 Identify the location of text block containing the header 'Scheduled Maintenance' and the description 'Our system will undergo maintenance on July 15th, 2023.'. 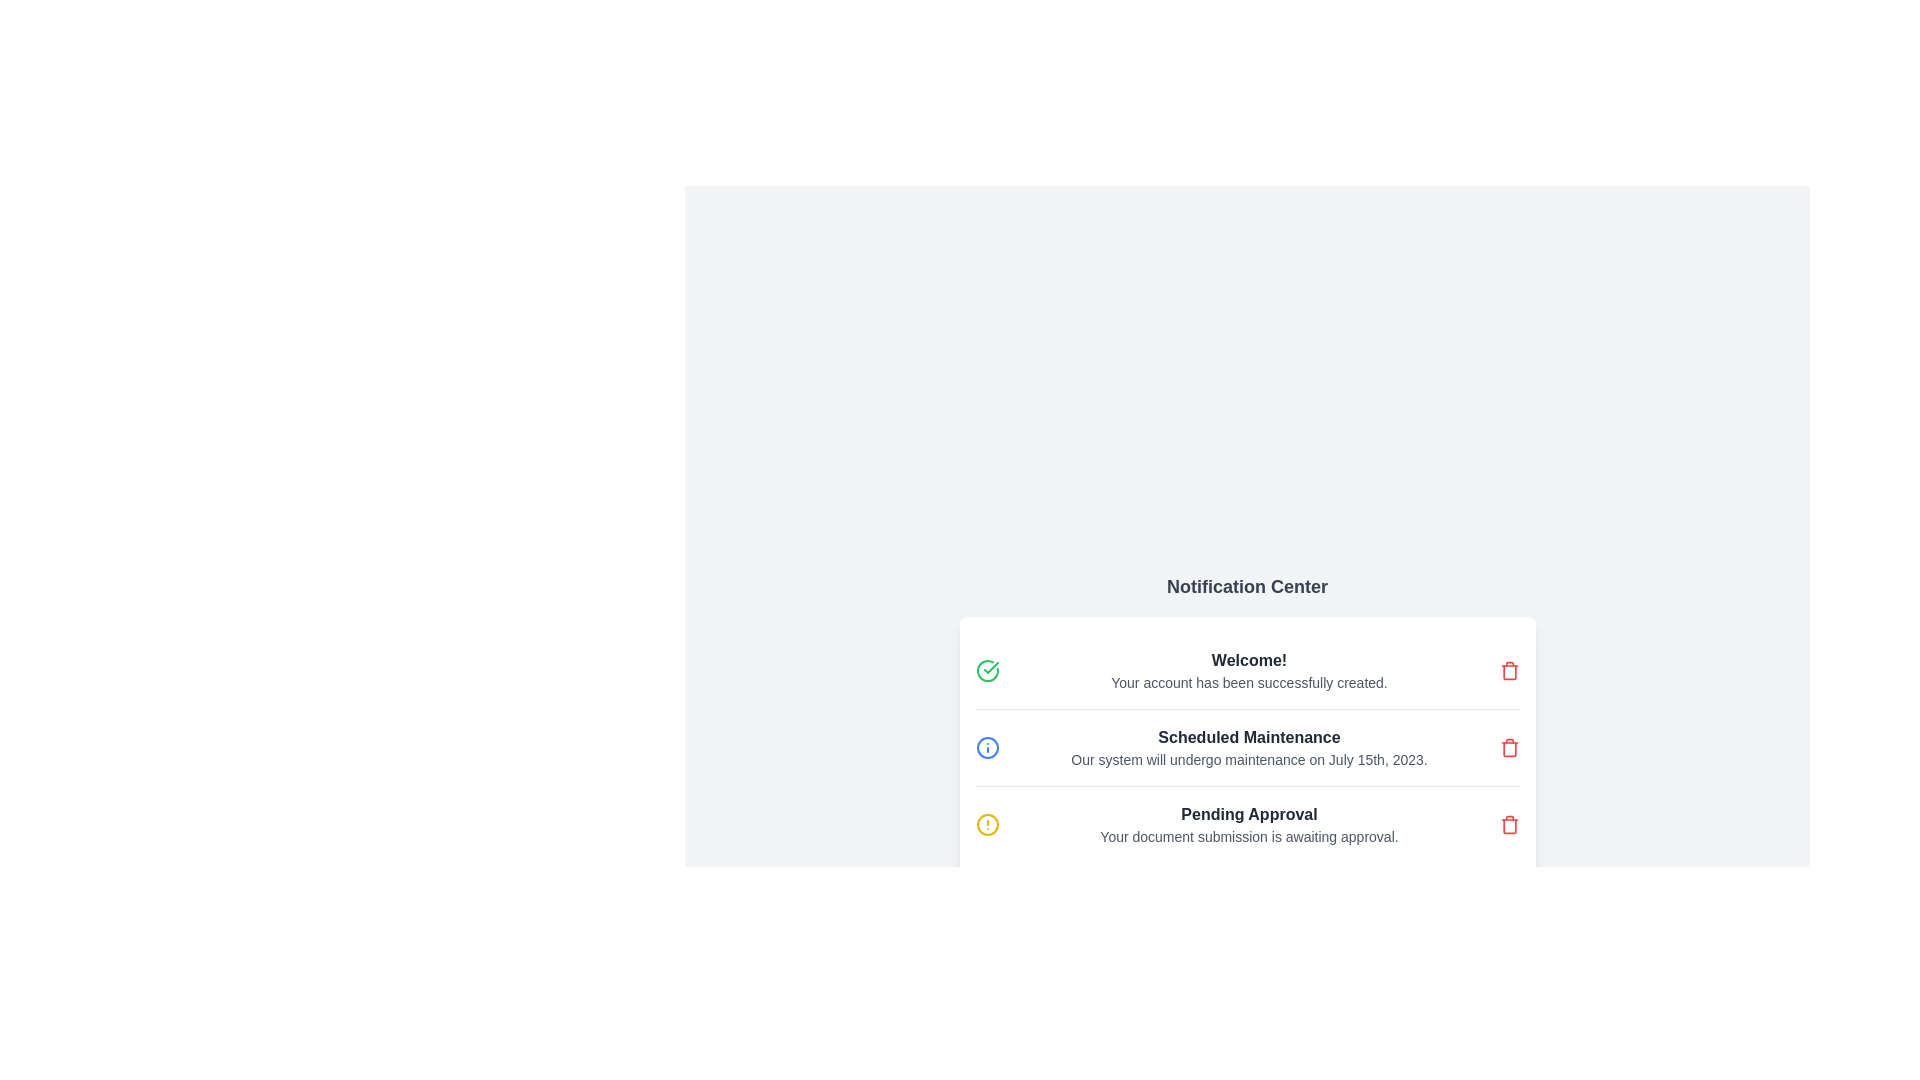
(1248, 748).